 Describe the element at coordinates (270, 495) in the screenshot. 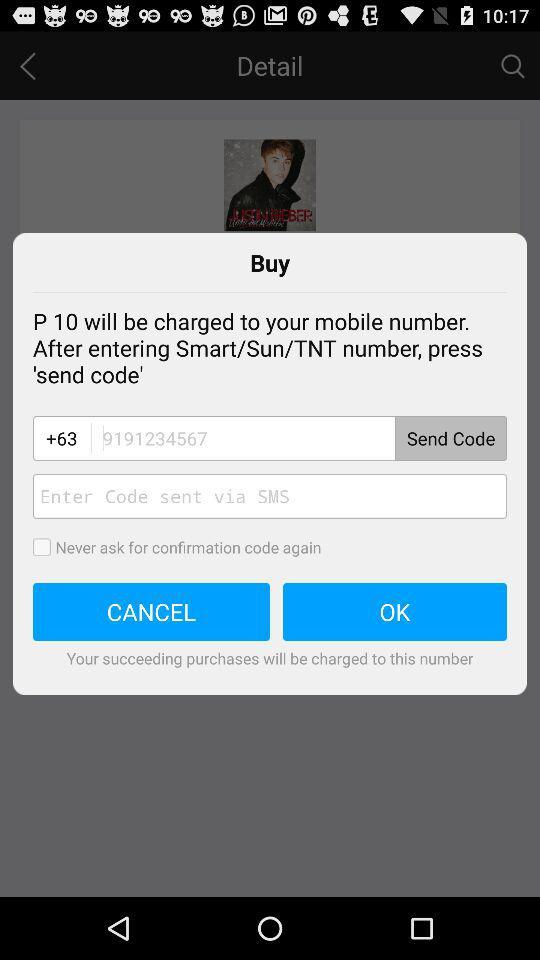

I see `type code` at that location.